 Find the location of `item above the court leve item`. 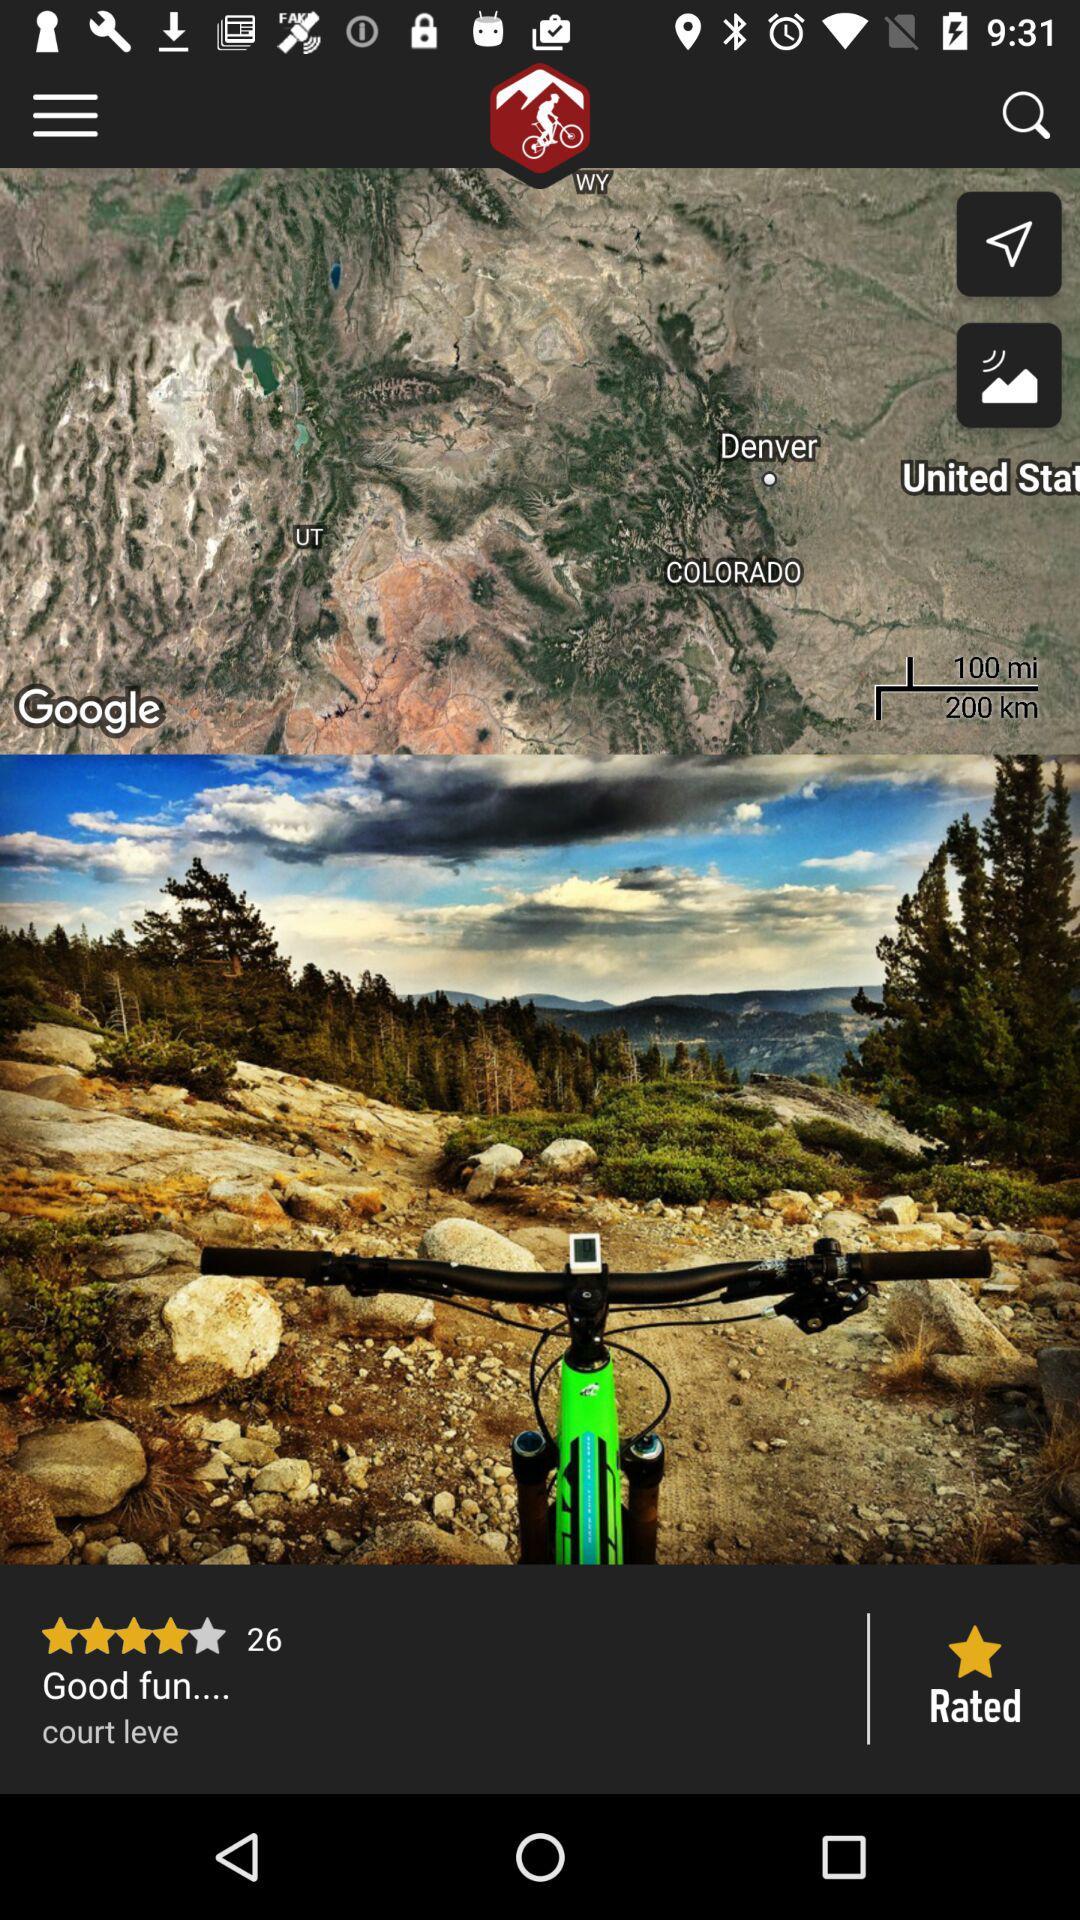

item above the court leve item is located at coordinates (434, 1683).